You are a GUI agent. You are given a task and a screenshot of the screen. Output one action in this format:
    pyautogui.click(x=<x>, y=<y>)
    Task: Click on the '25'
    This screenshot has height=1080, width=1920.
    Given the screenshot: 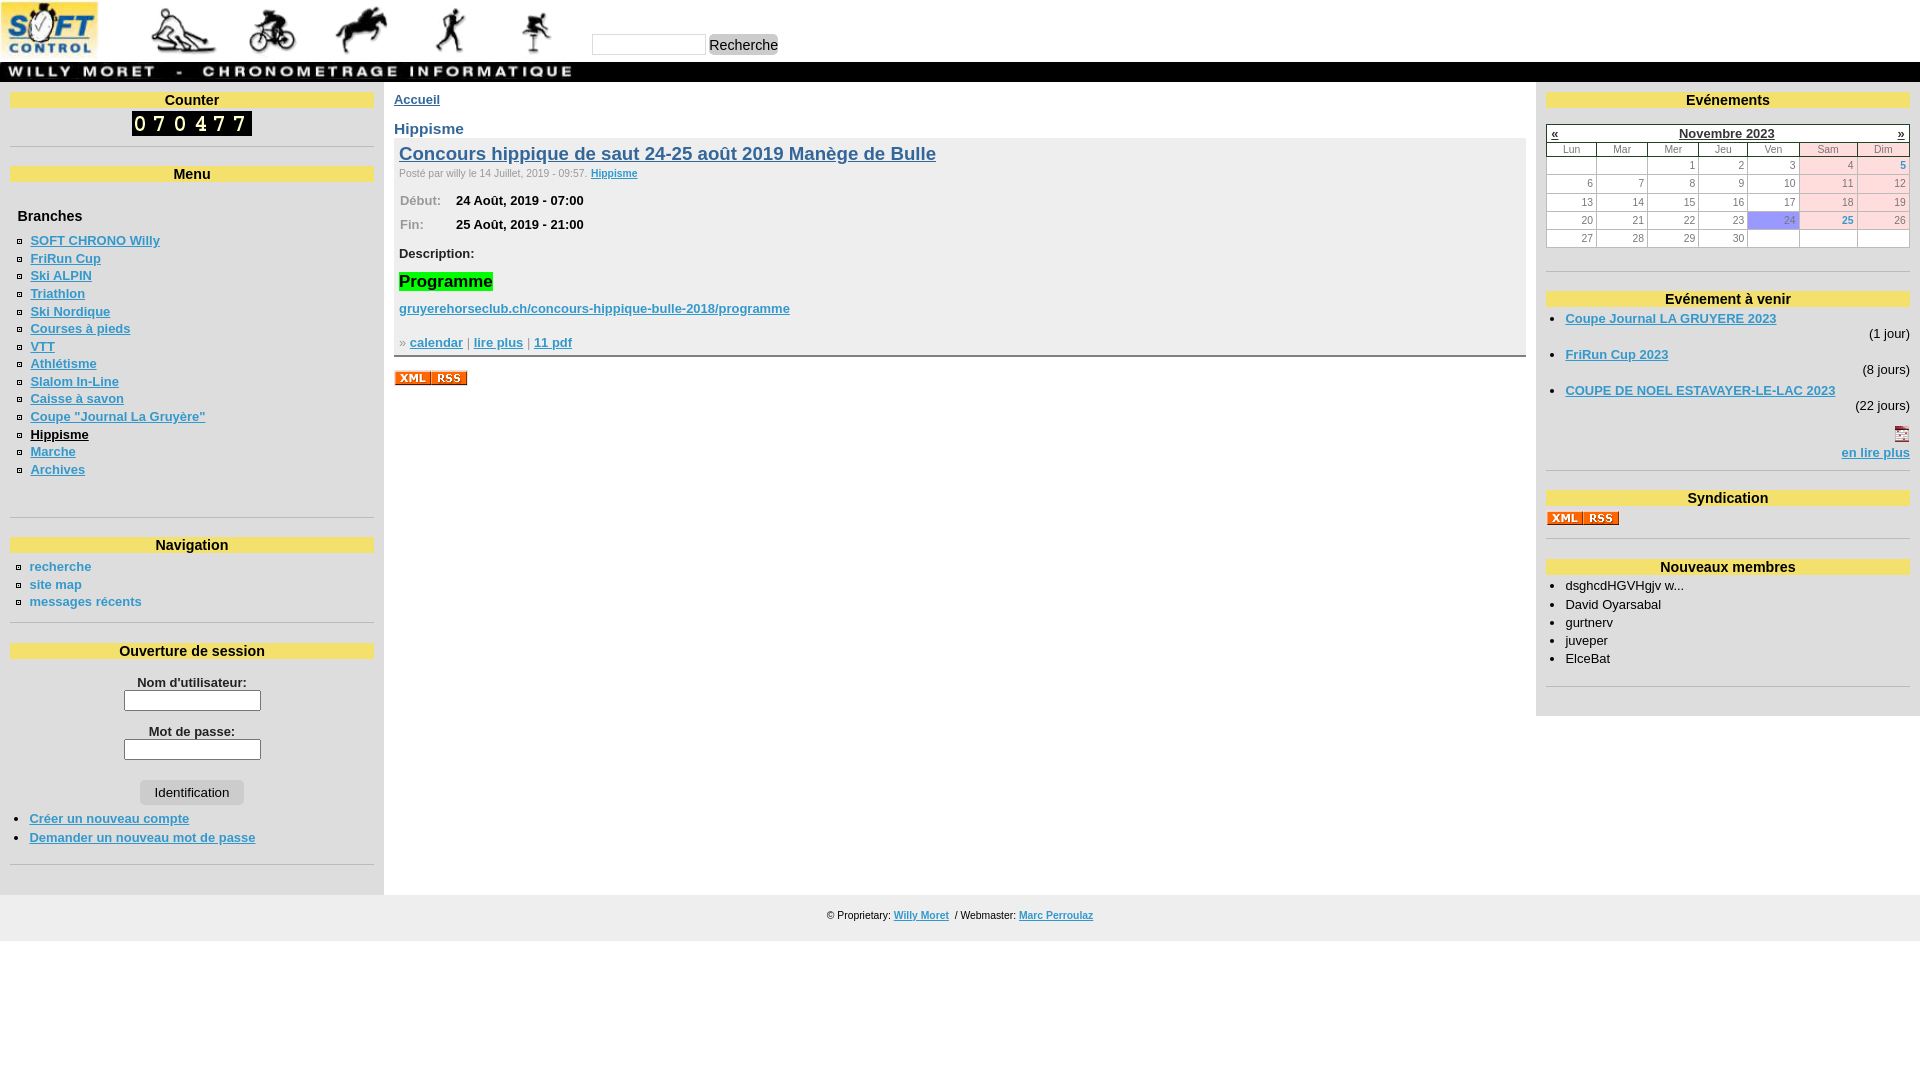 What is the action you would take?
    pyautogui.click(x=1847, y=220)
    